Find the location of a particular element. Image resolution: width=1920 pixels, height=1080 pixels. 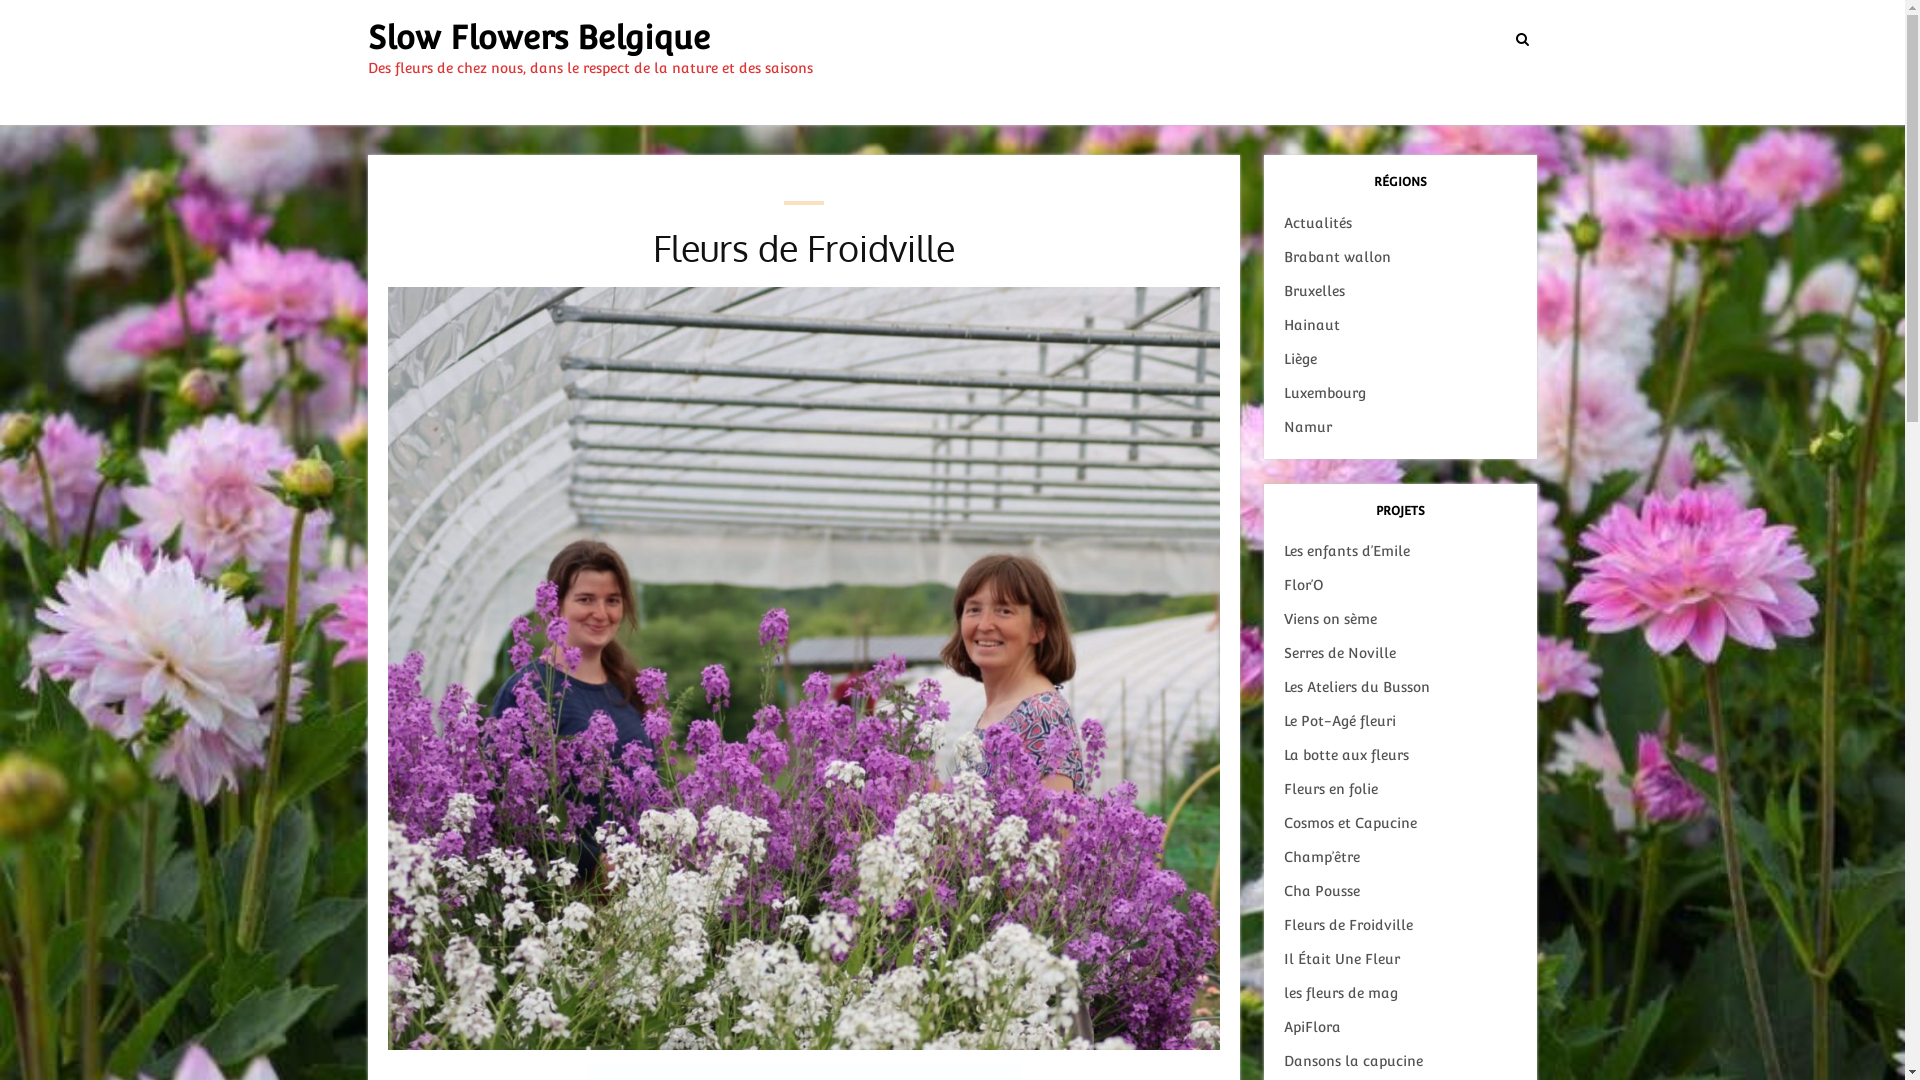

'Hainaut' is located at coordinates (1311, 323).